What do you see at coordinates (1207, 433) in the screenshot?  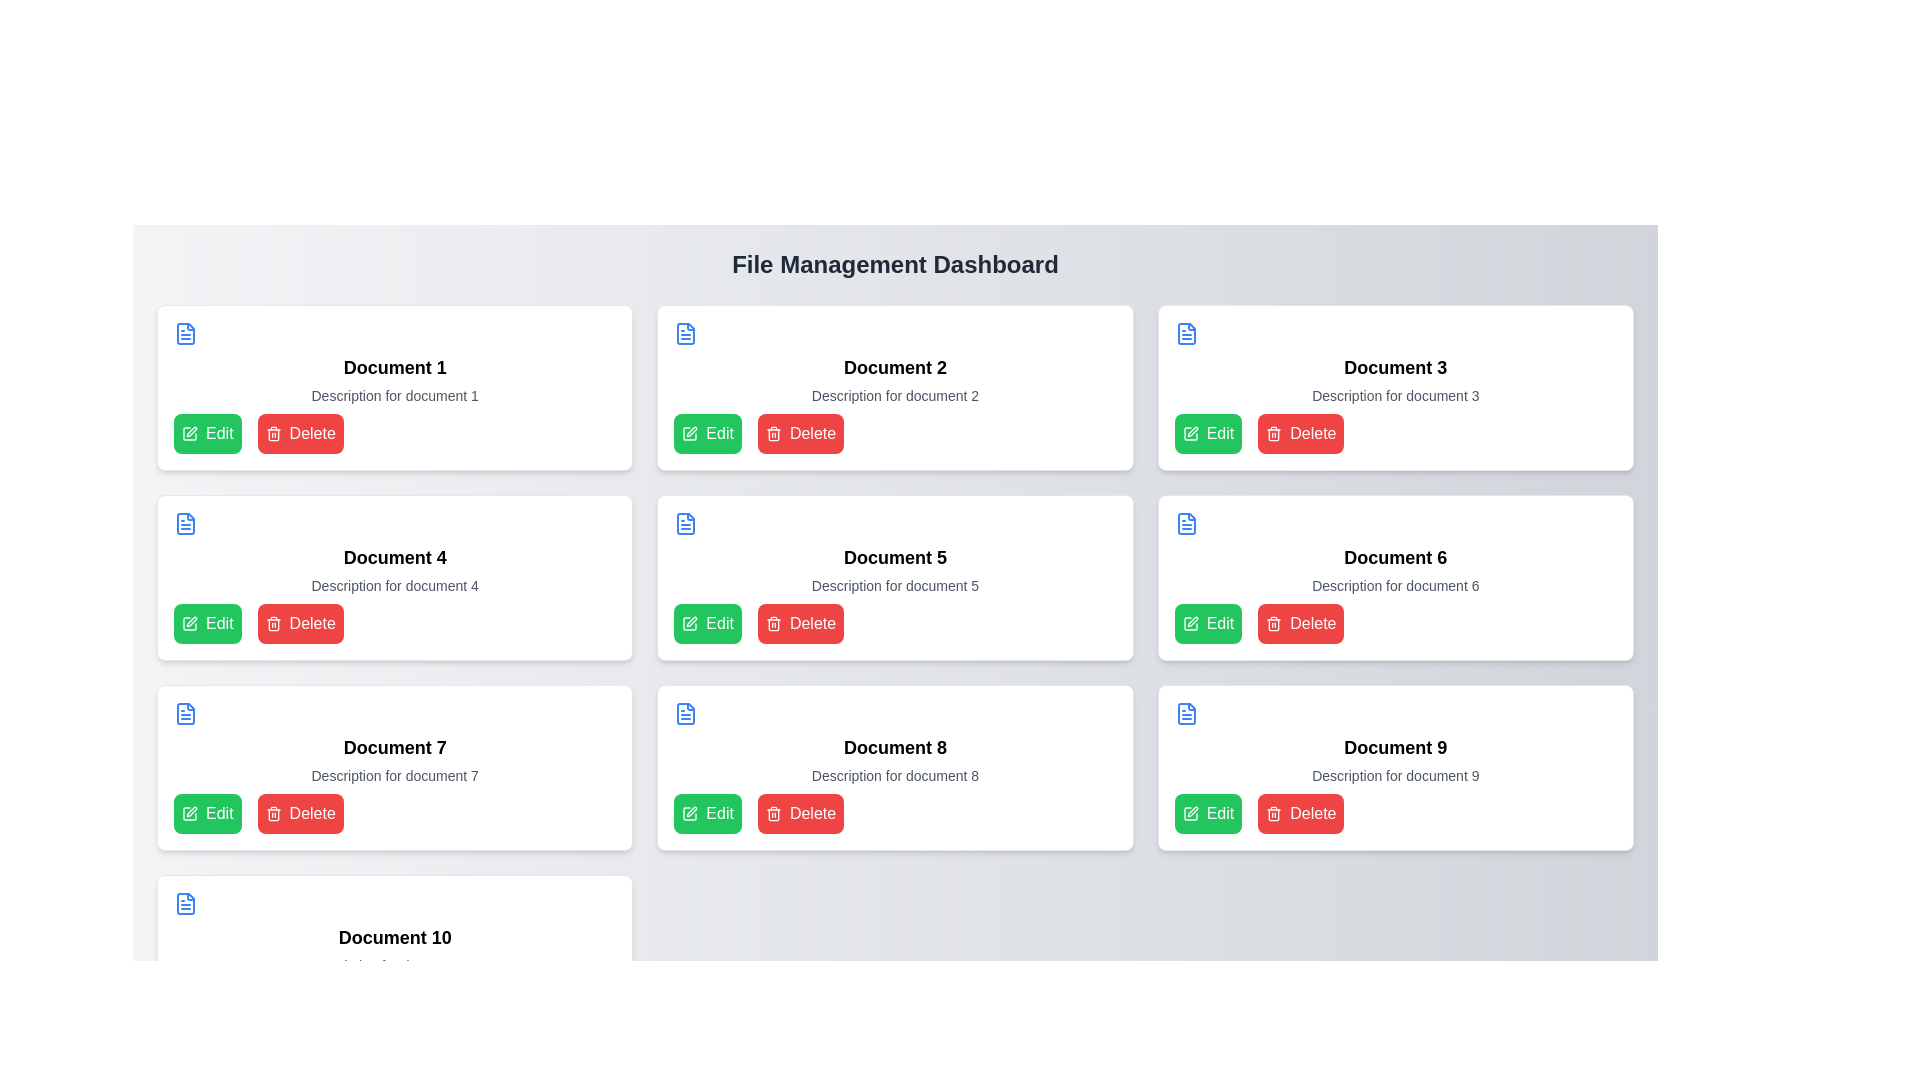 I see `the first button in the bottom-left corner of the card for 'Document 3' to initiate the edit functionality` at bounding box center [1207, 433].